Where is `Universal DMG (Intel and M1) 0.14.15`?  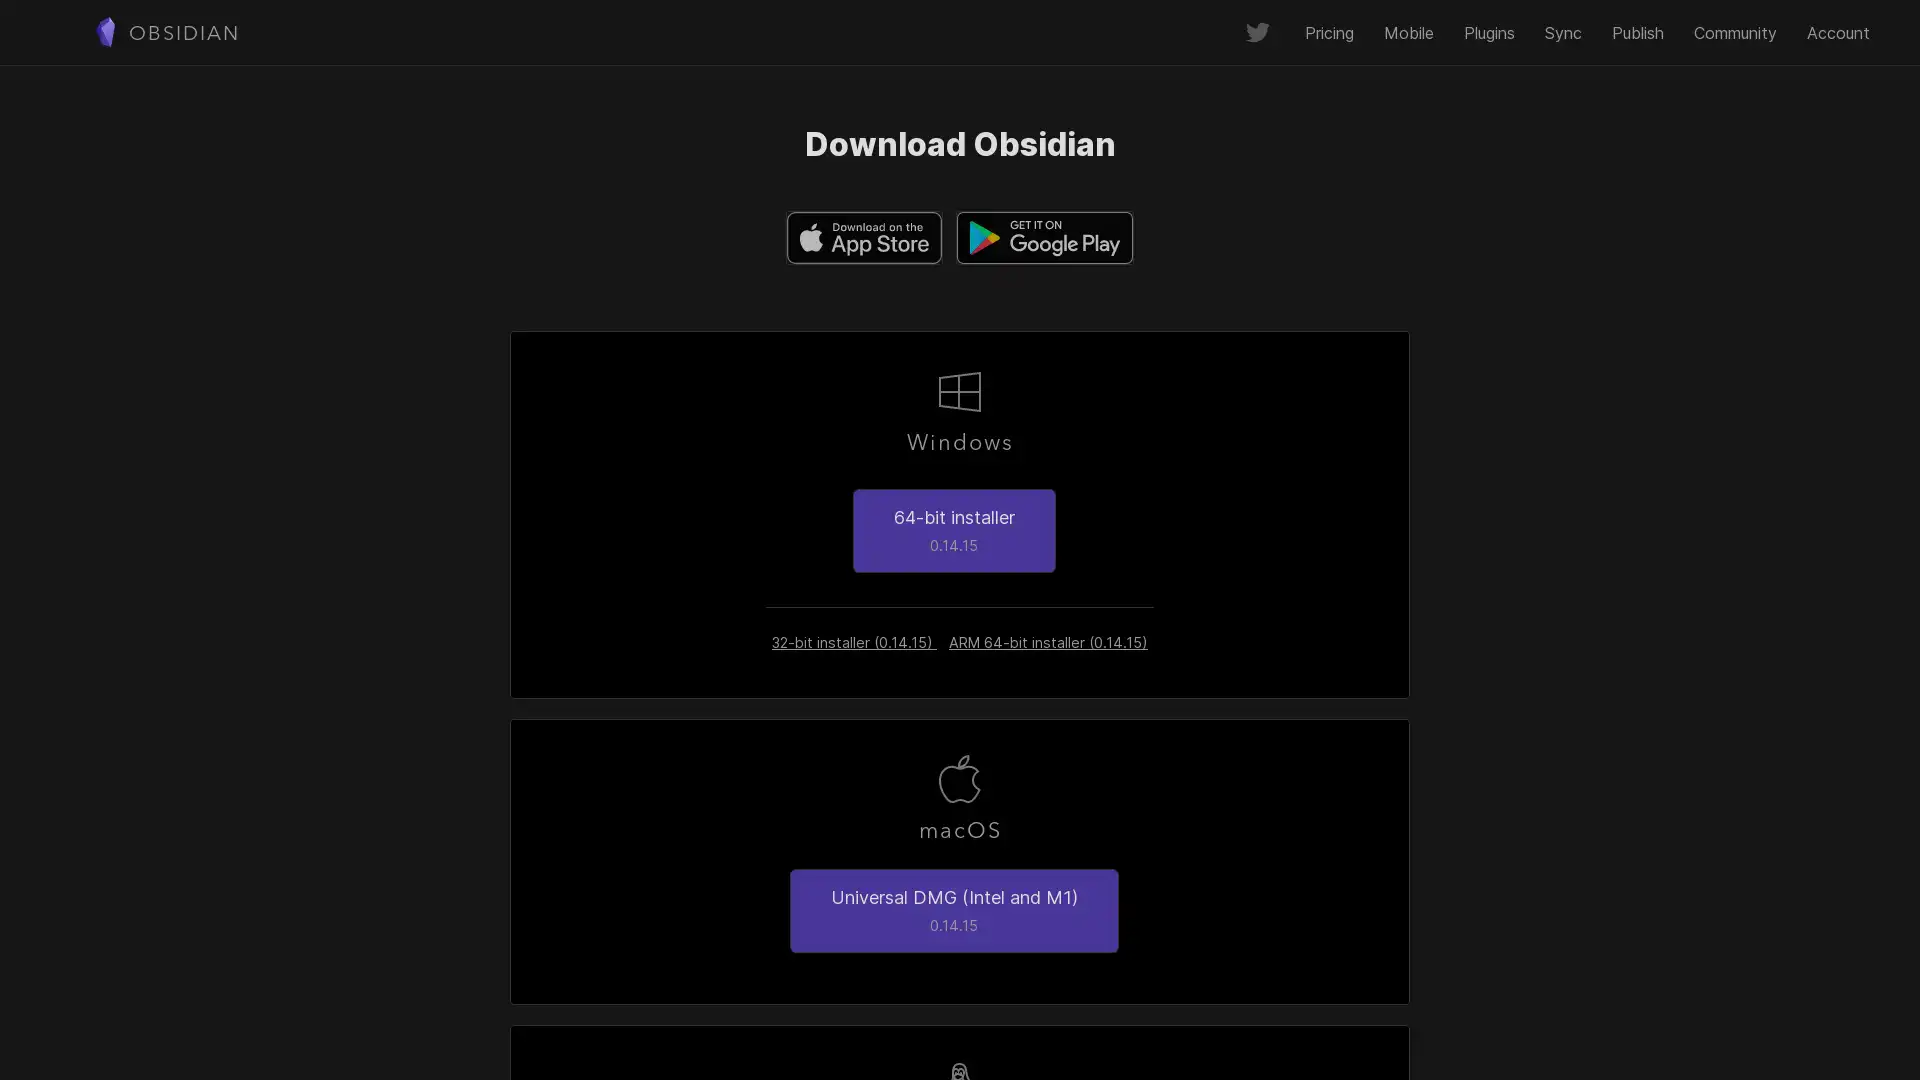
Universal DMG (Intel and M1) 0.14.15 is located at coordinates (952, 910).